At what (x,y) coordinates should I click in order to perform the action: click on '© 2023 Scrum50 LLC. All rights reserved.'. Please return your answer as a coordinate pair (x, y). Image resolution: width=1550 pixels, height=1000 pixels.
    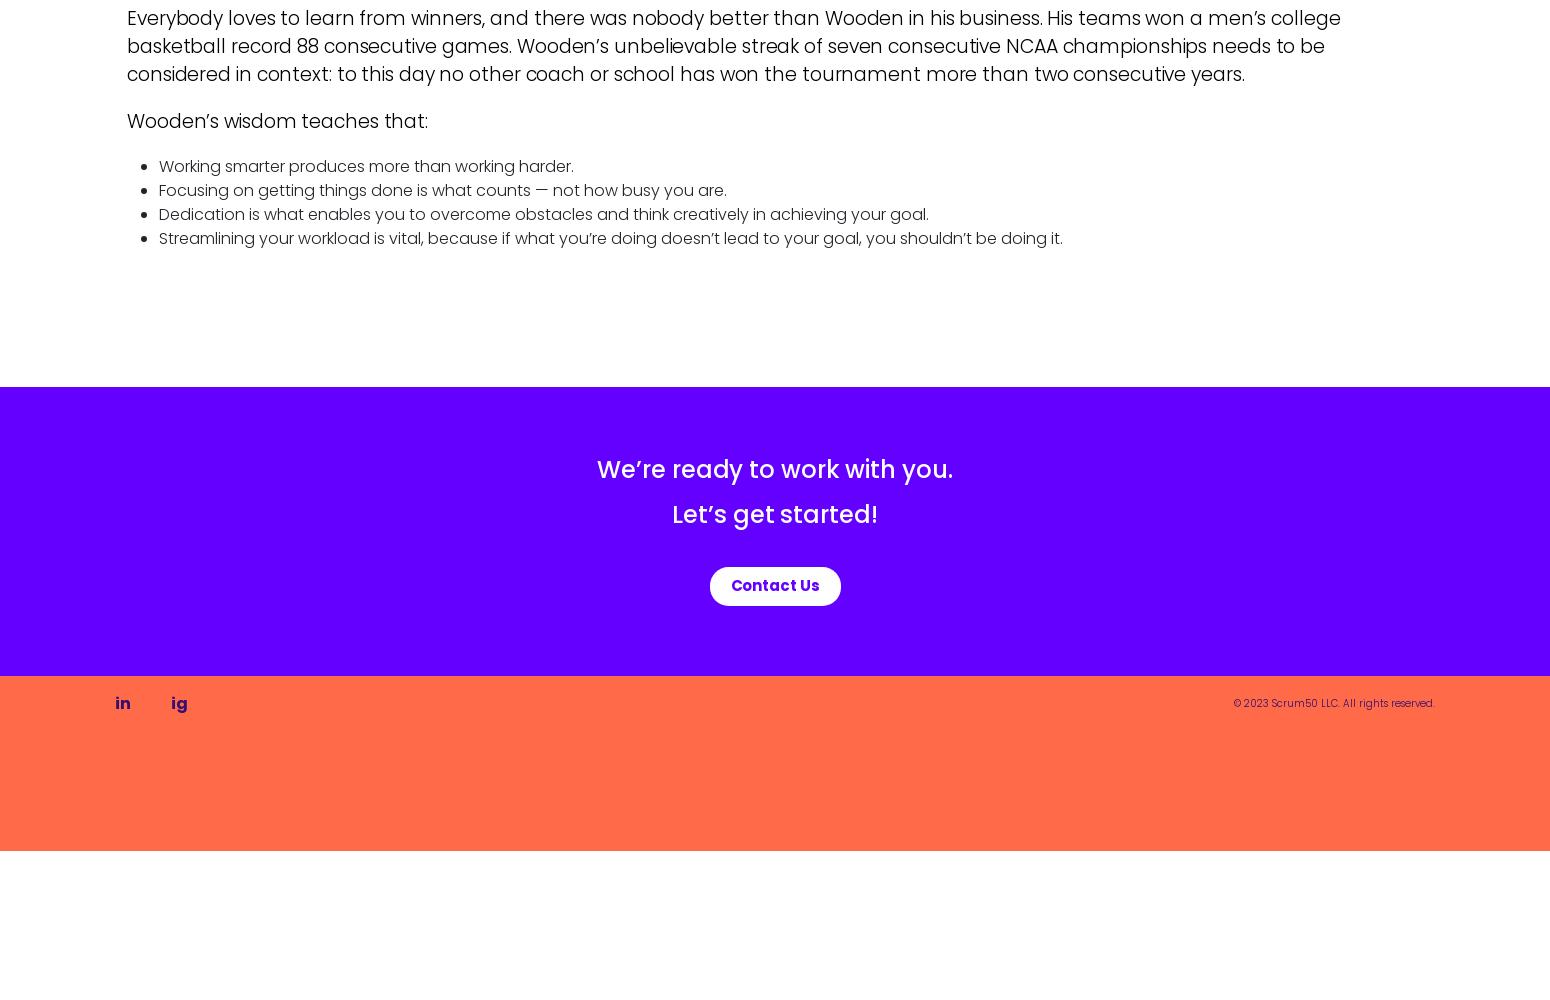
    Looking at the image, I should click on (1334, 702).